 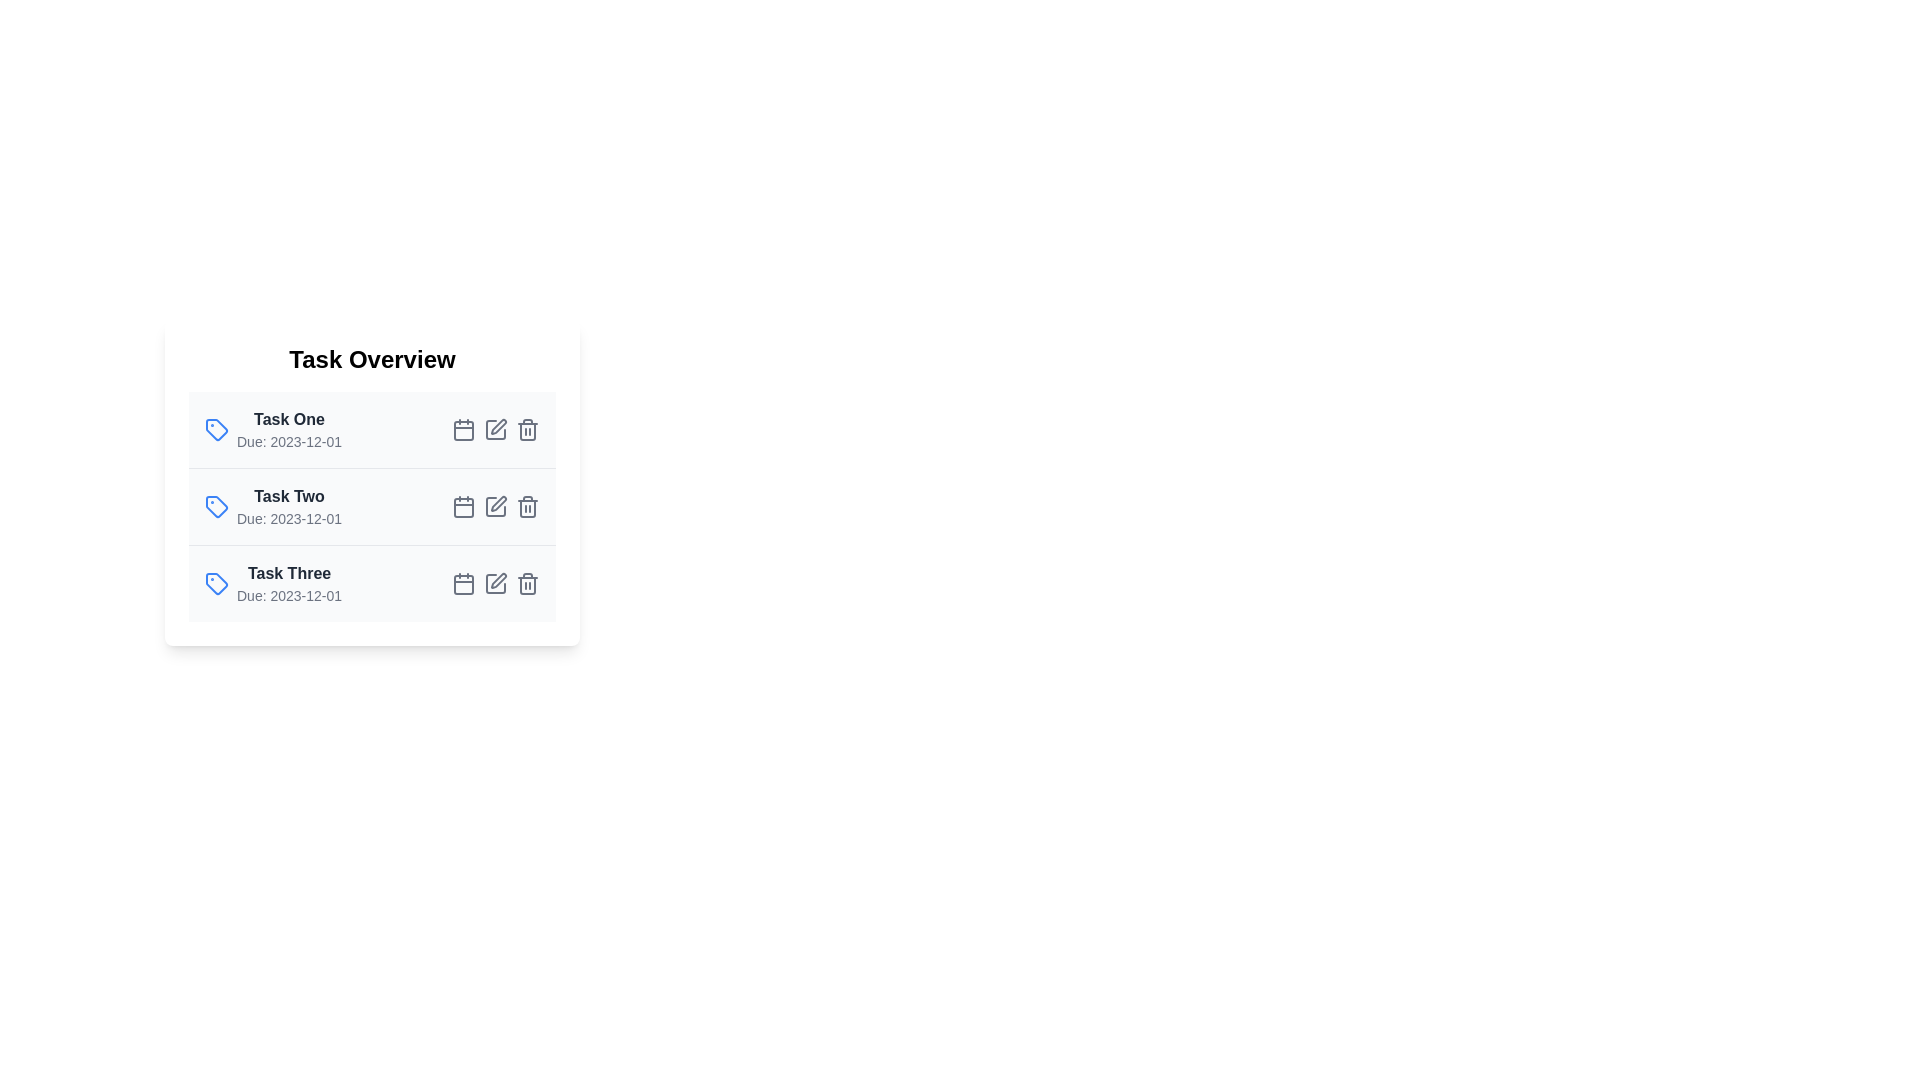 What do you see at coordinates (372, 505) in the screenshot?
I see `the task entry titled 'Task Two'` at bounding box center [372, 505].